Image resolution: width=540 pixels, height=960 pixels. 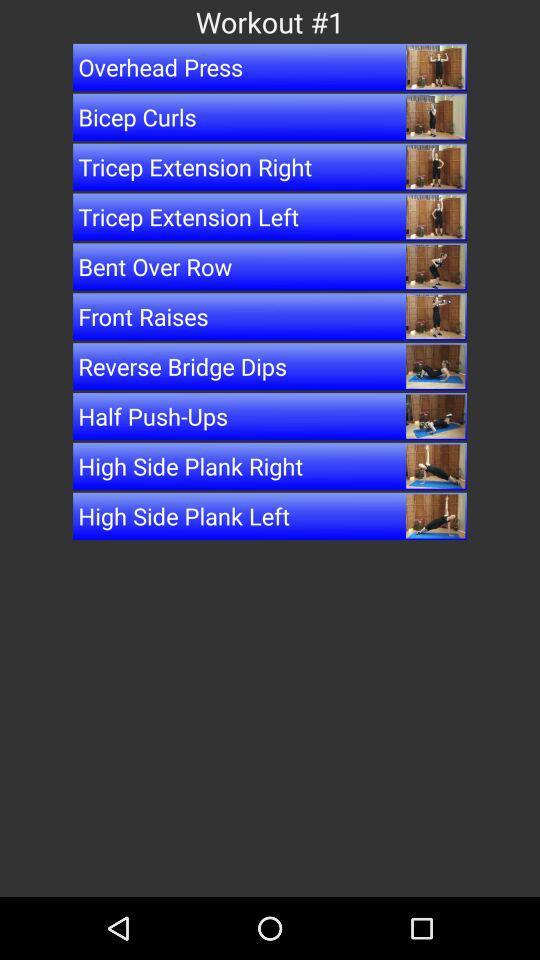 What do you see at coordinates (270, 316) in the screenshot?
I see `the front raises` at bounding box center [270, 316].